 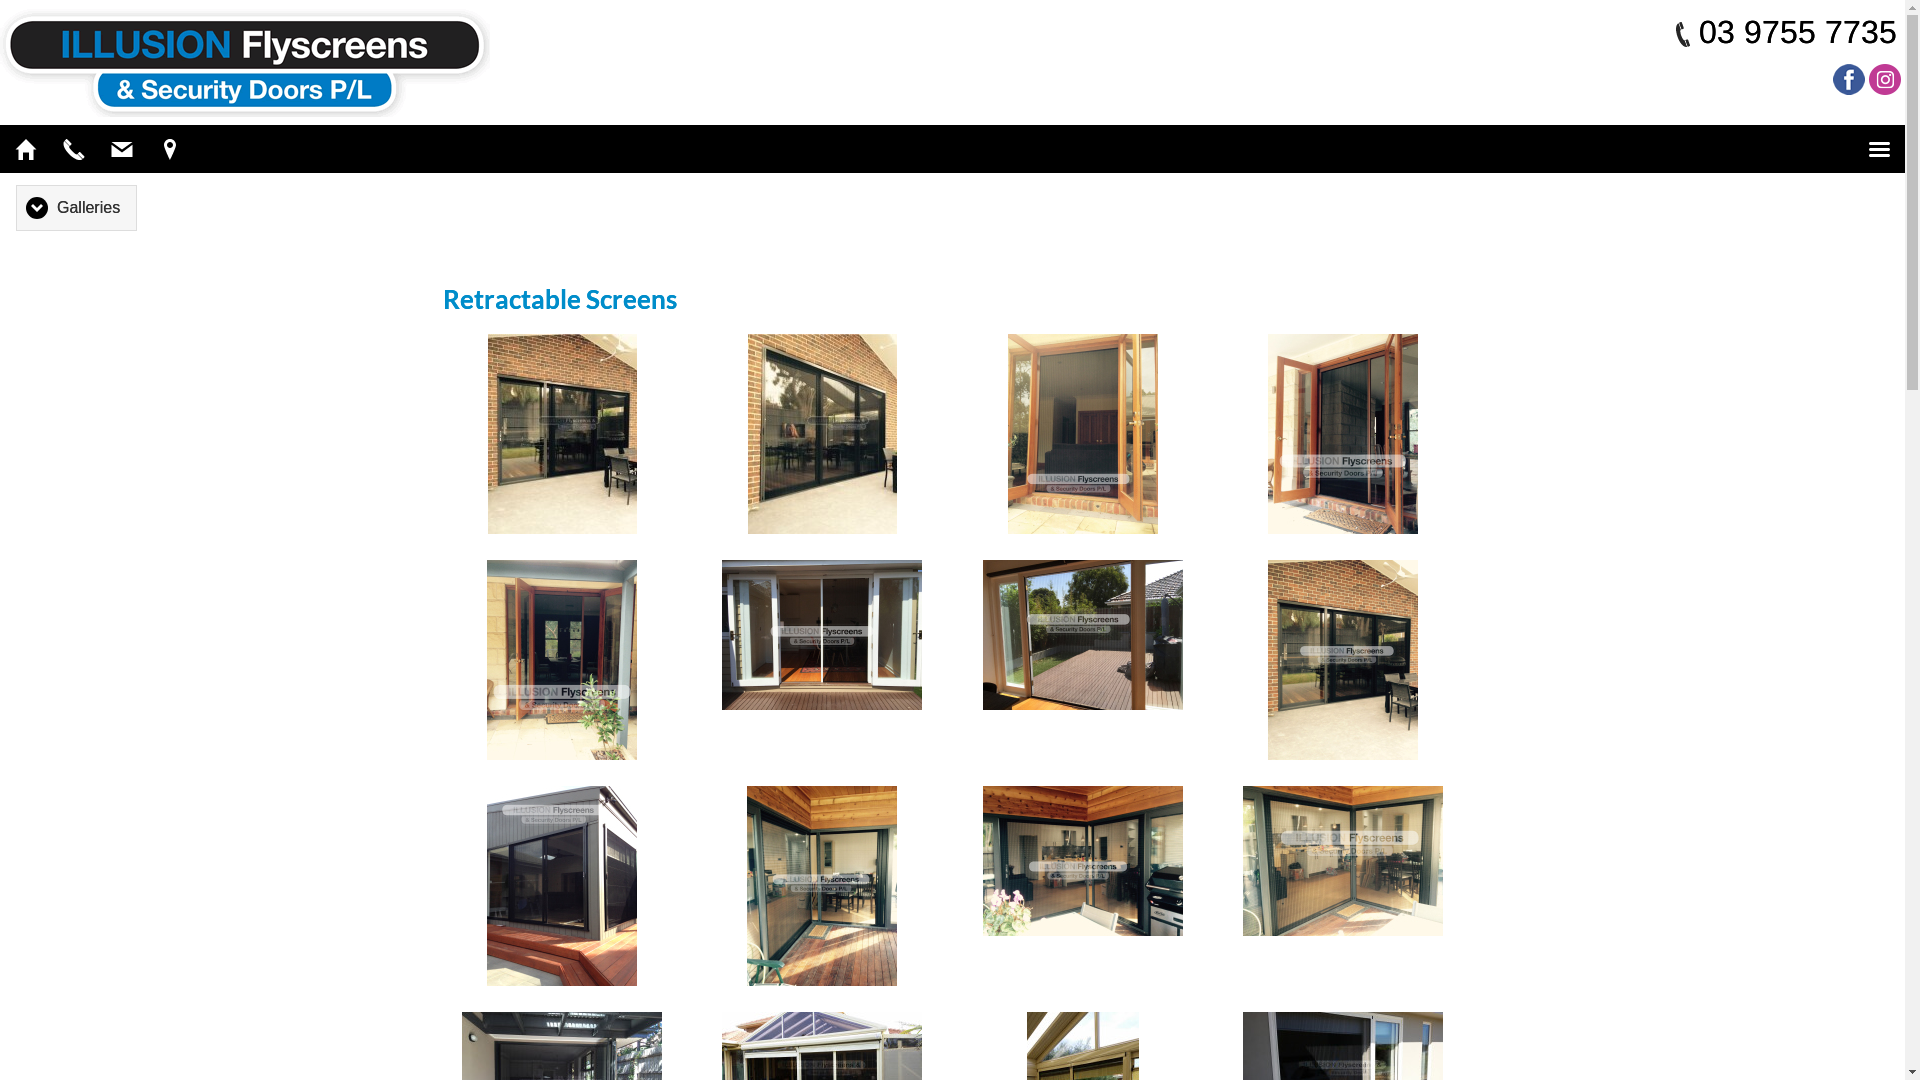 What do you see at coordinates (1698, 31) in the screenshot?
I see `'03 9755 7735'` at bounding box center [1698, 31].